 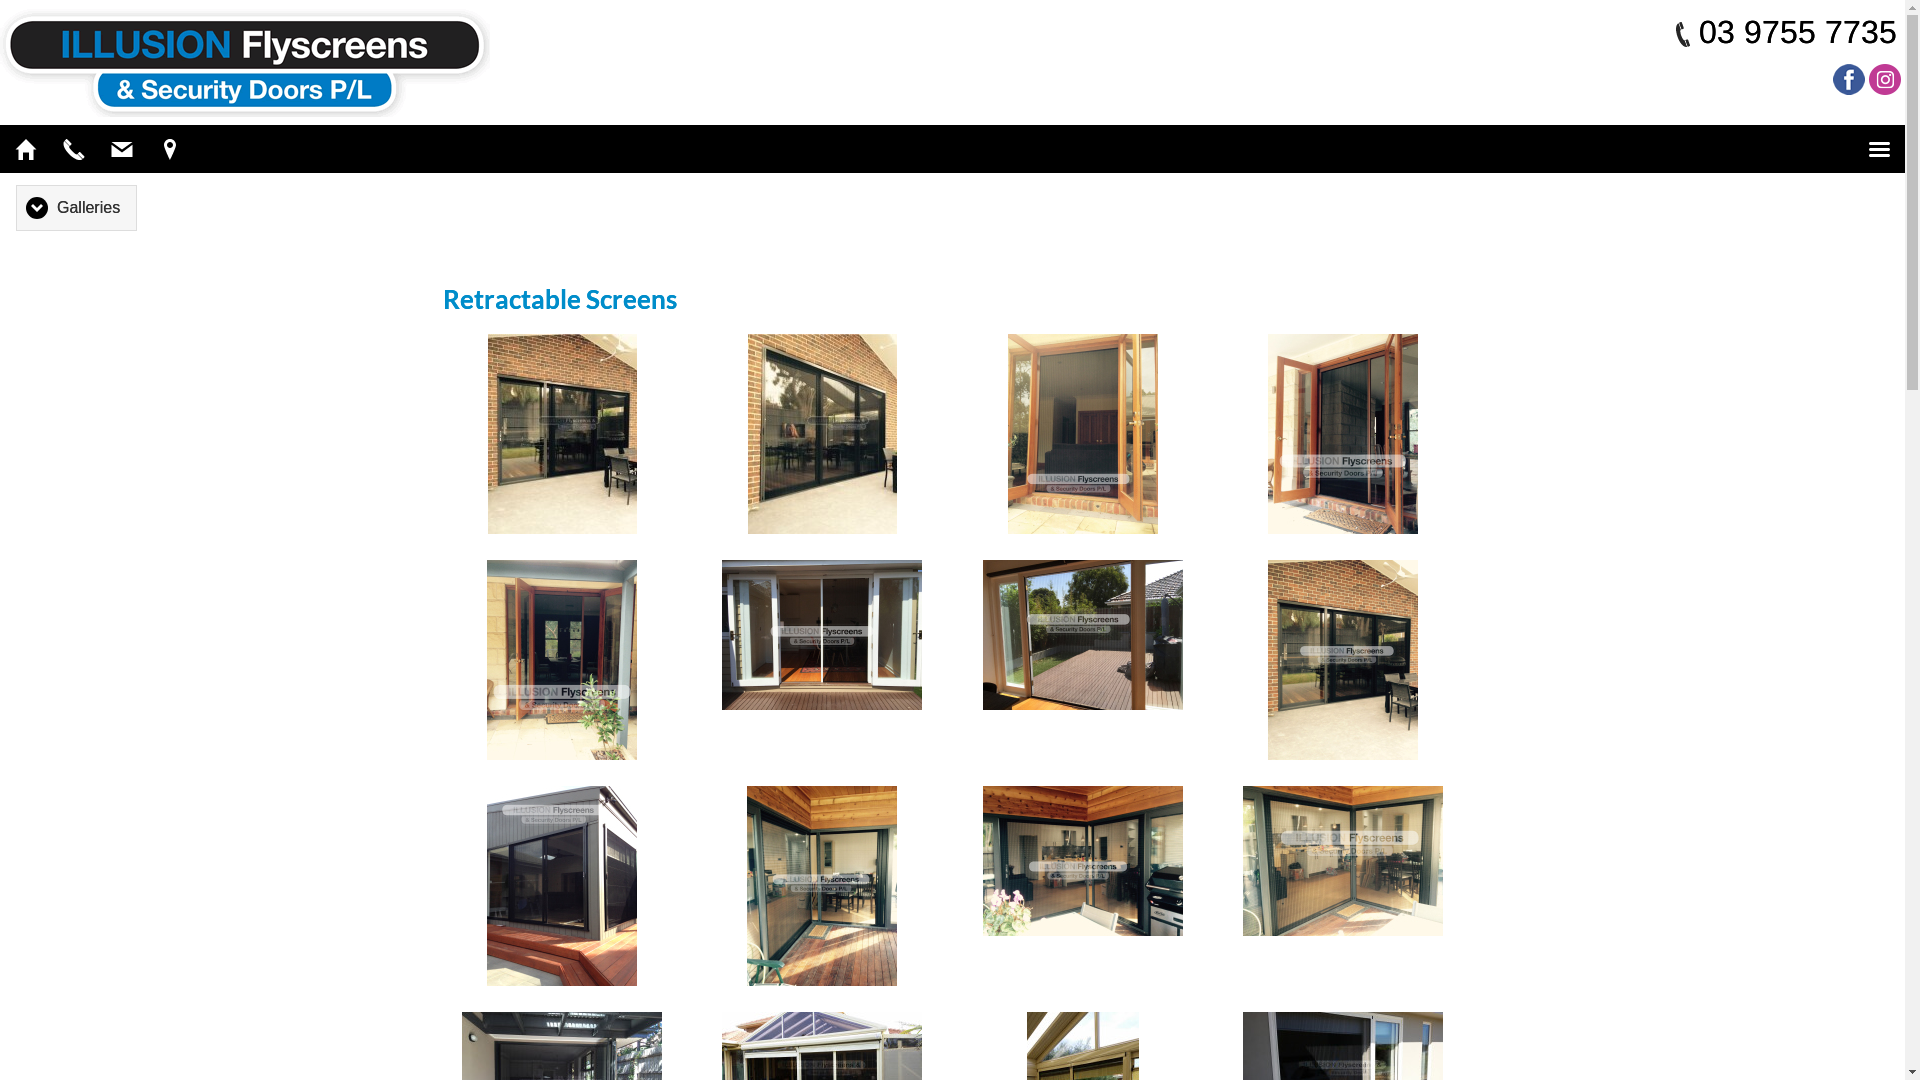 What do you see at coordinates (1698, 31) in the screenshot?
I see `'03 9755 7735'` at bounding box center [1698, 31].